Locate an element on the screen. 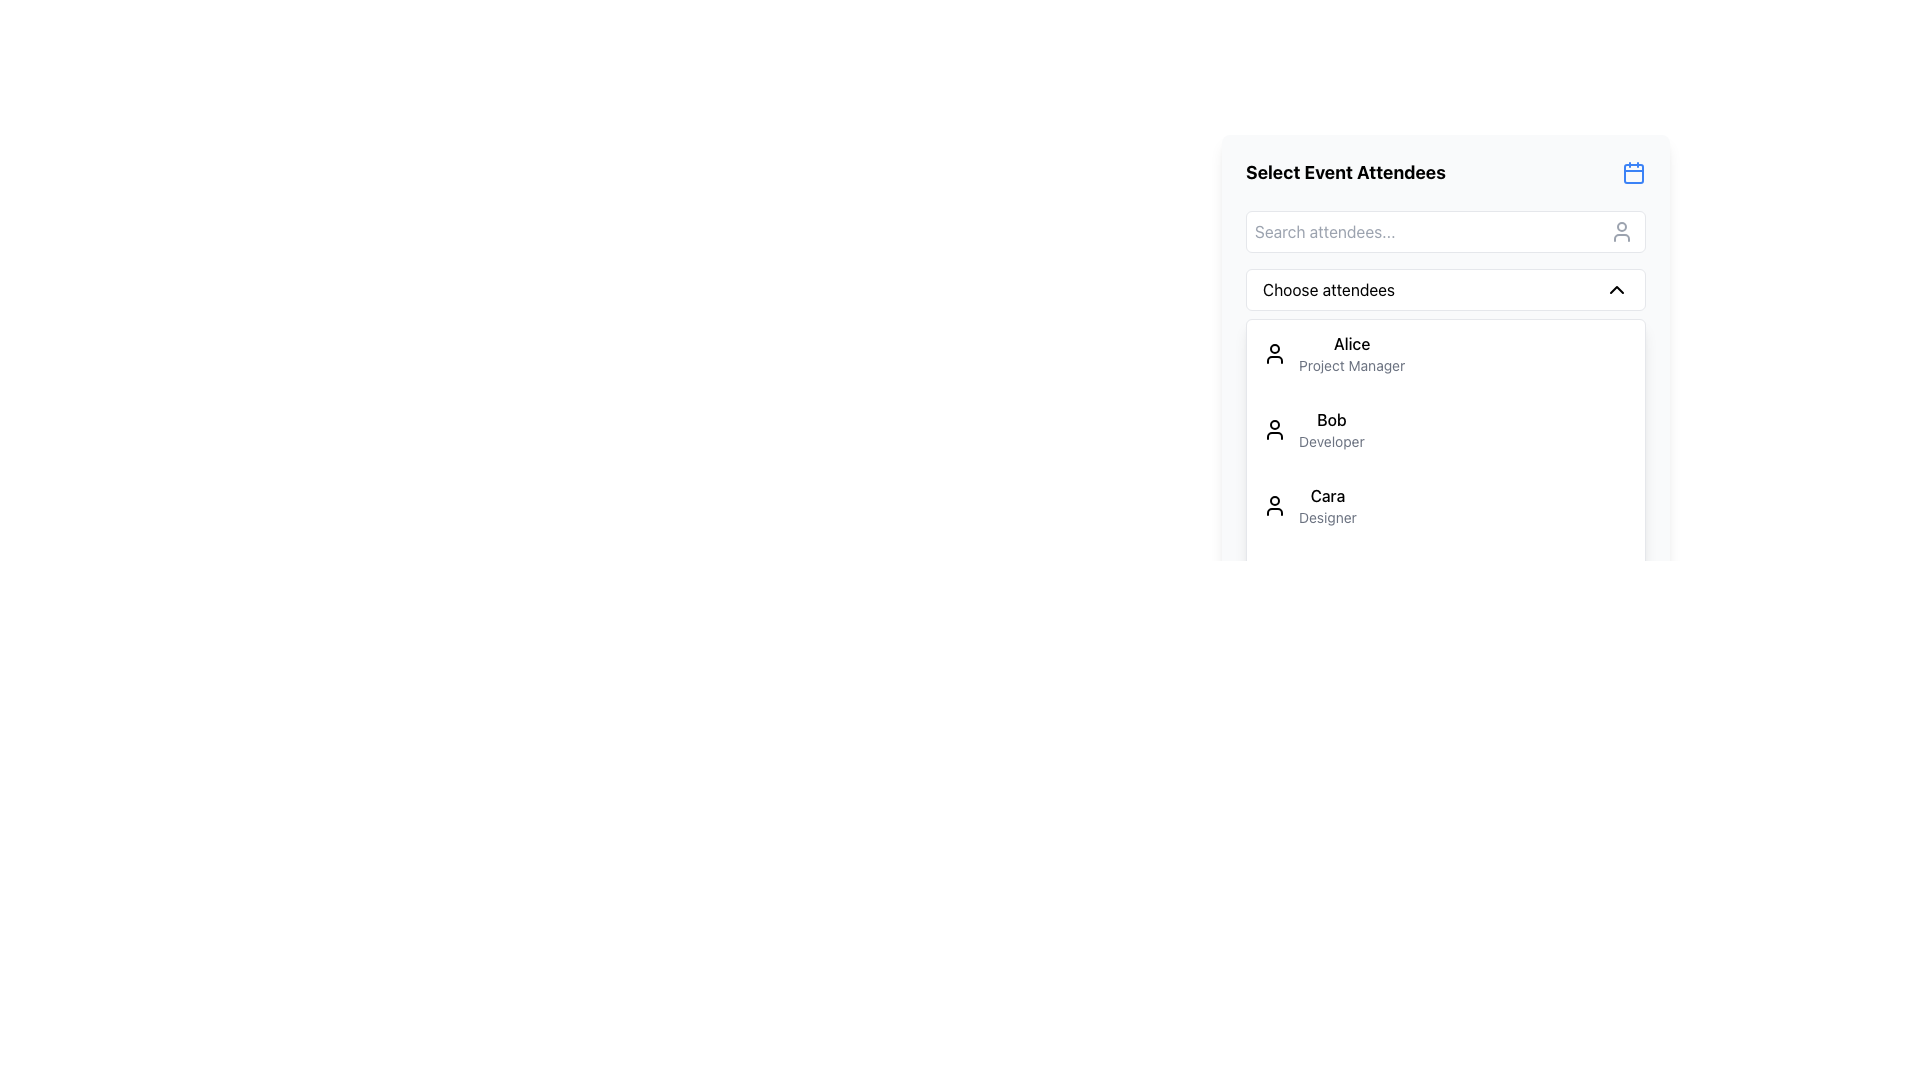 The height and width of the screenshot is (1080, 1920). the attendee option for 'Cara - Designer' is located at coordinates (1445, 504).